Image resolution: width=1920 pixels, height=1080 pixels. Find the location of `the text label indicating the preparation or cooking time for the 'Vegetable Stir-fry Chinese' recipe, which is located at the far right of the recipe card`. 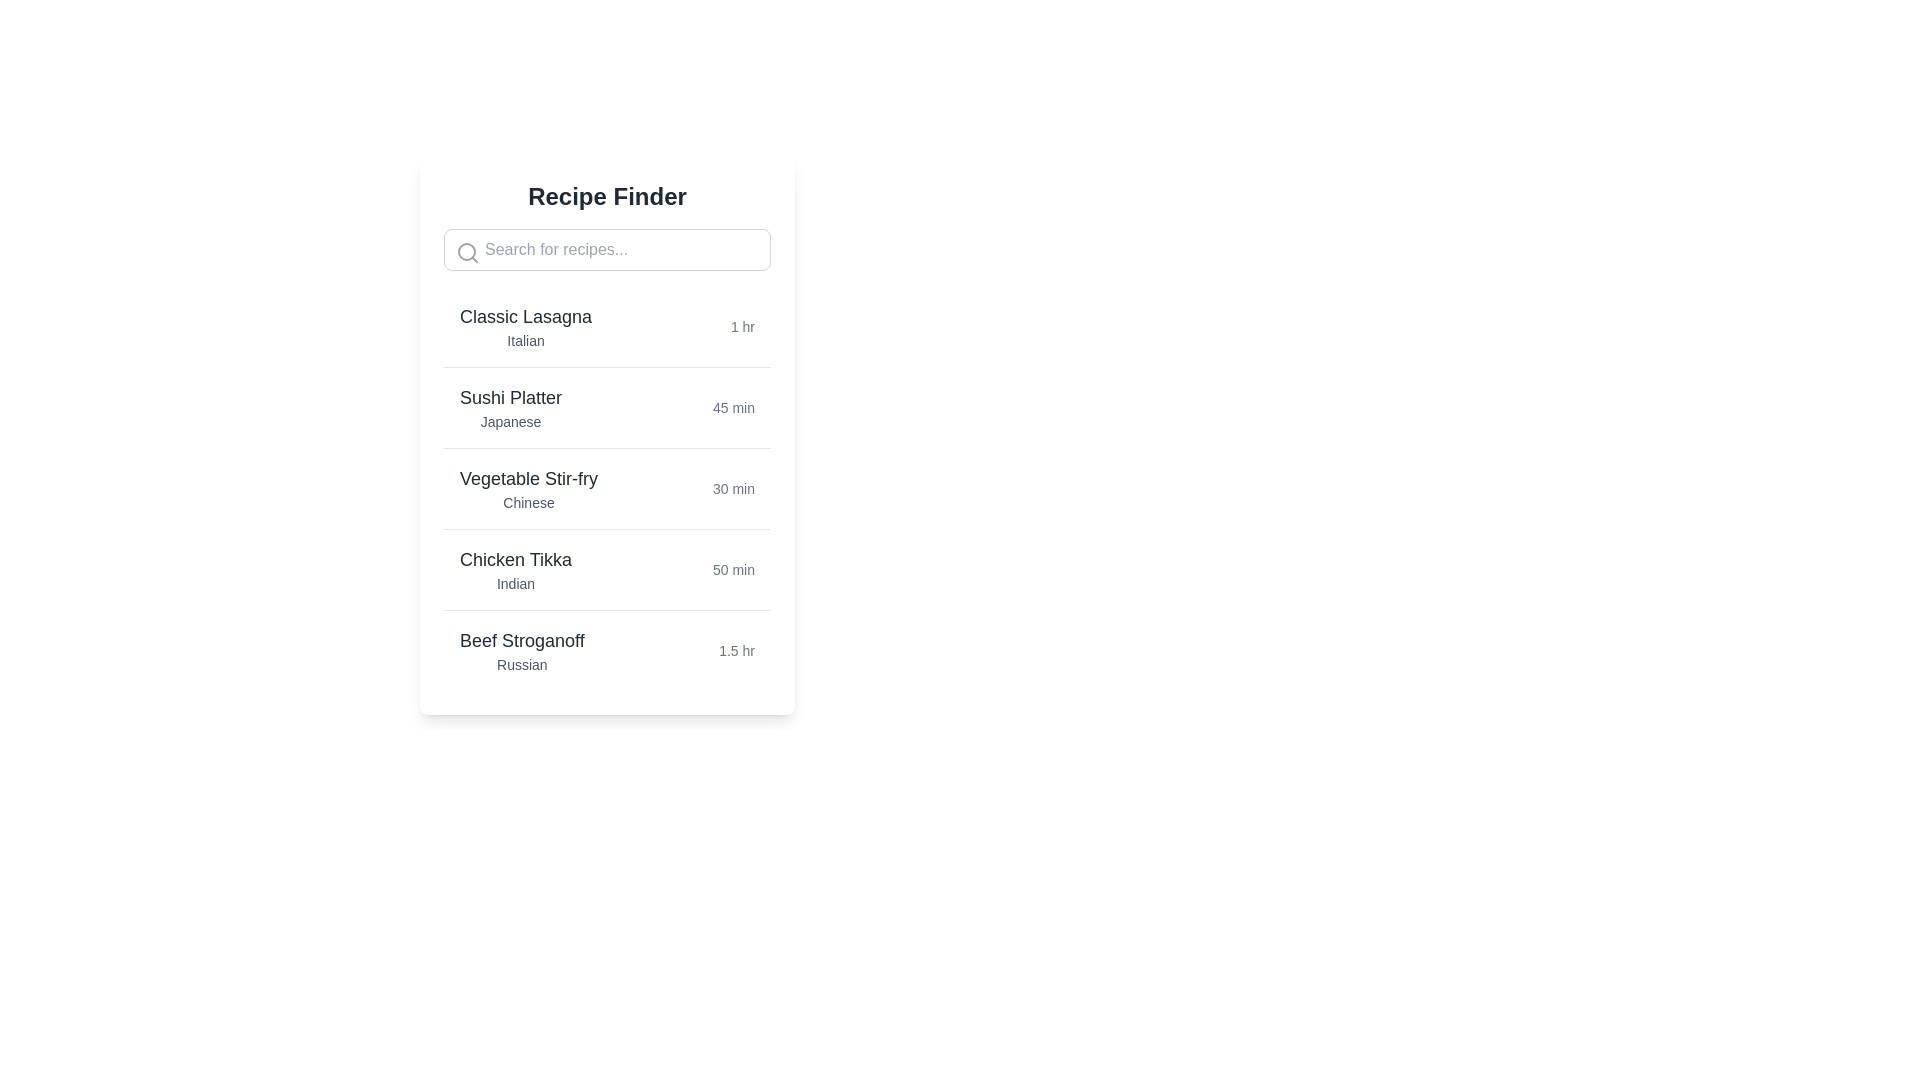

the text label indicating the preparation or cooking time for the 'Vegetable Stir-fry Chinese' recipe, which is located at the far right of the recipe card is located at coordinates (733, 489).